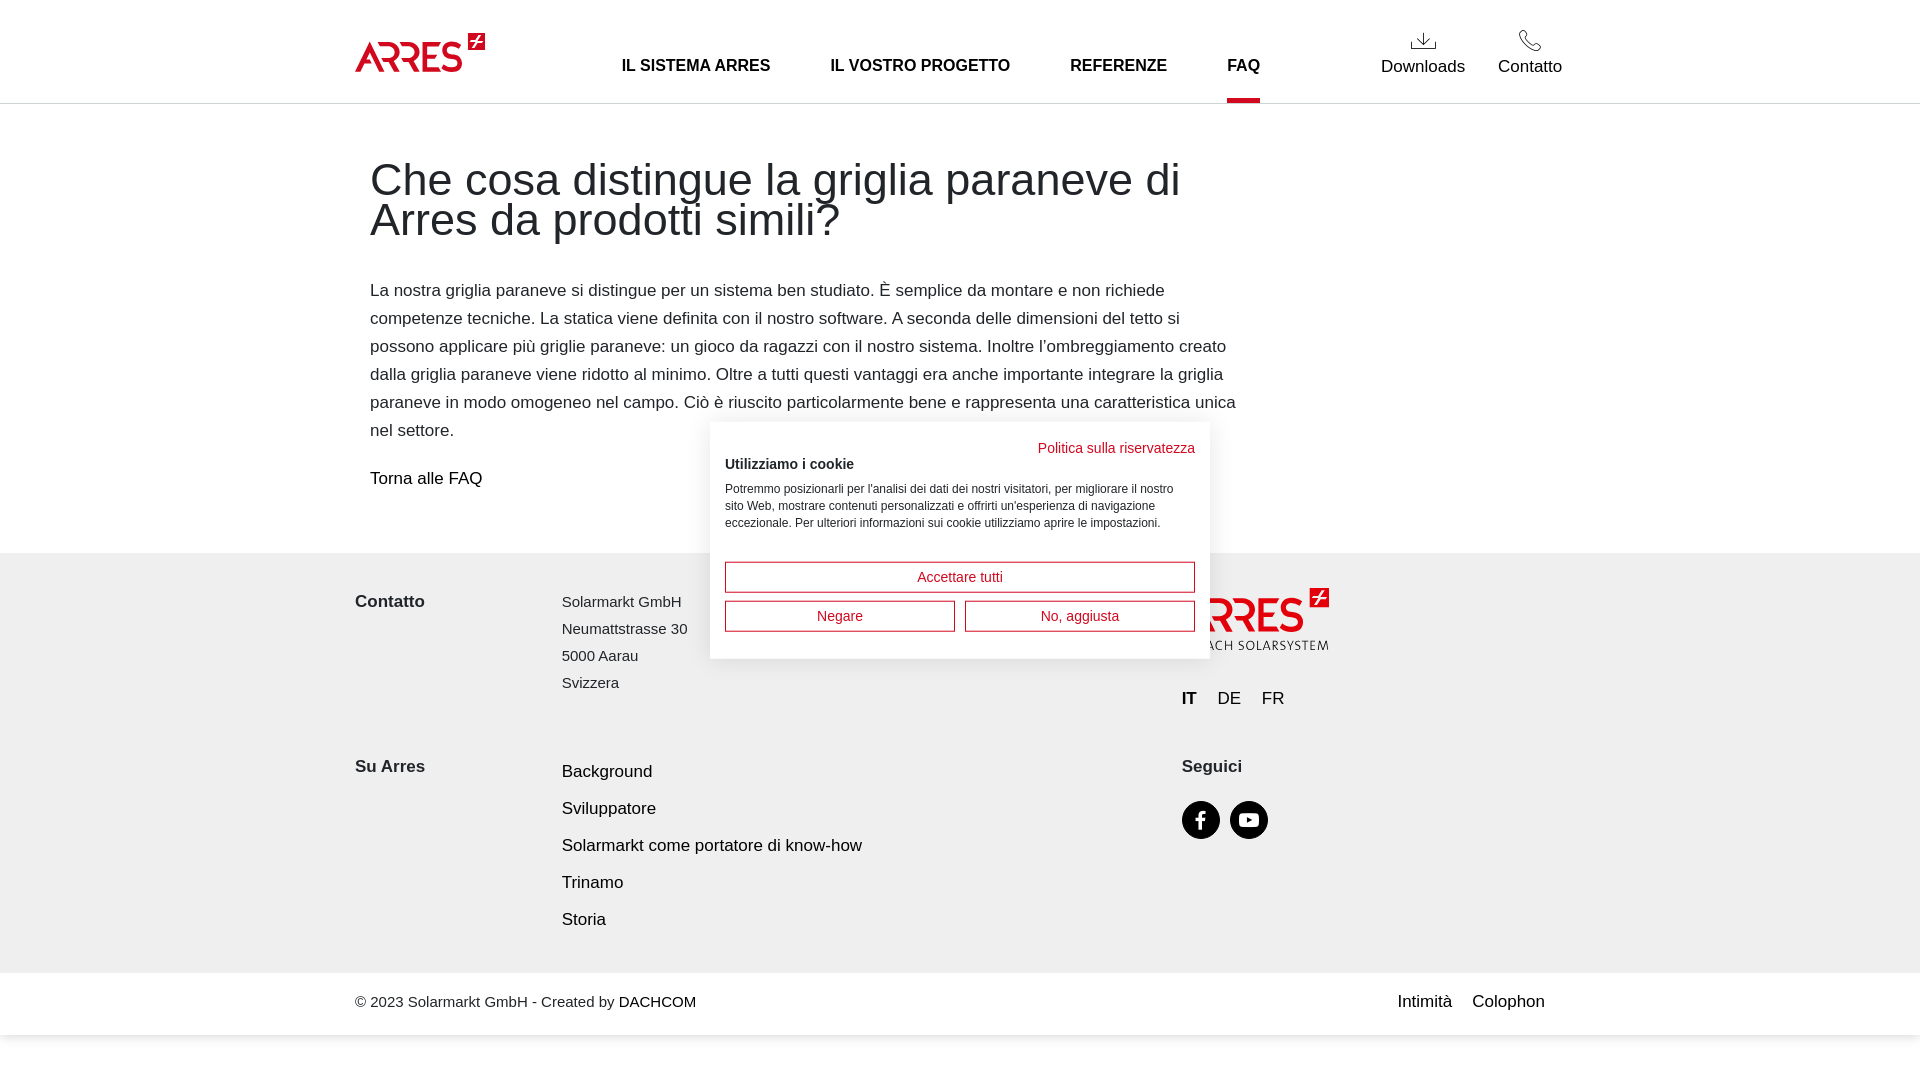 This screenshot has width=1920, height=1080. What do you see at coordinates (711, 845) in the screenshot?
I see `'Solarmarkt come portatore di know-how'` at bounding box center [711, 845].